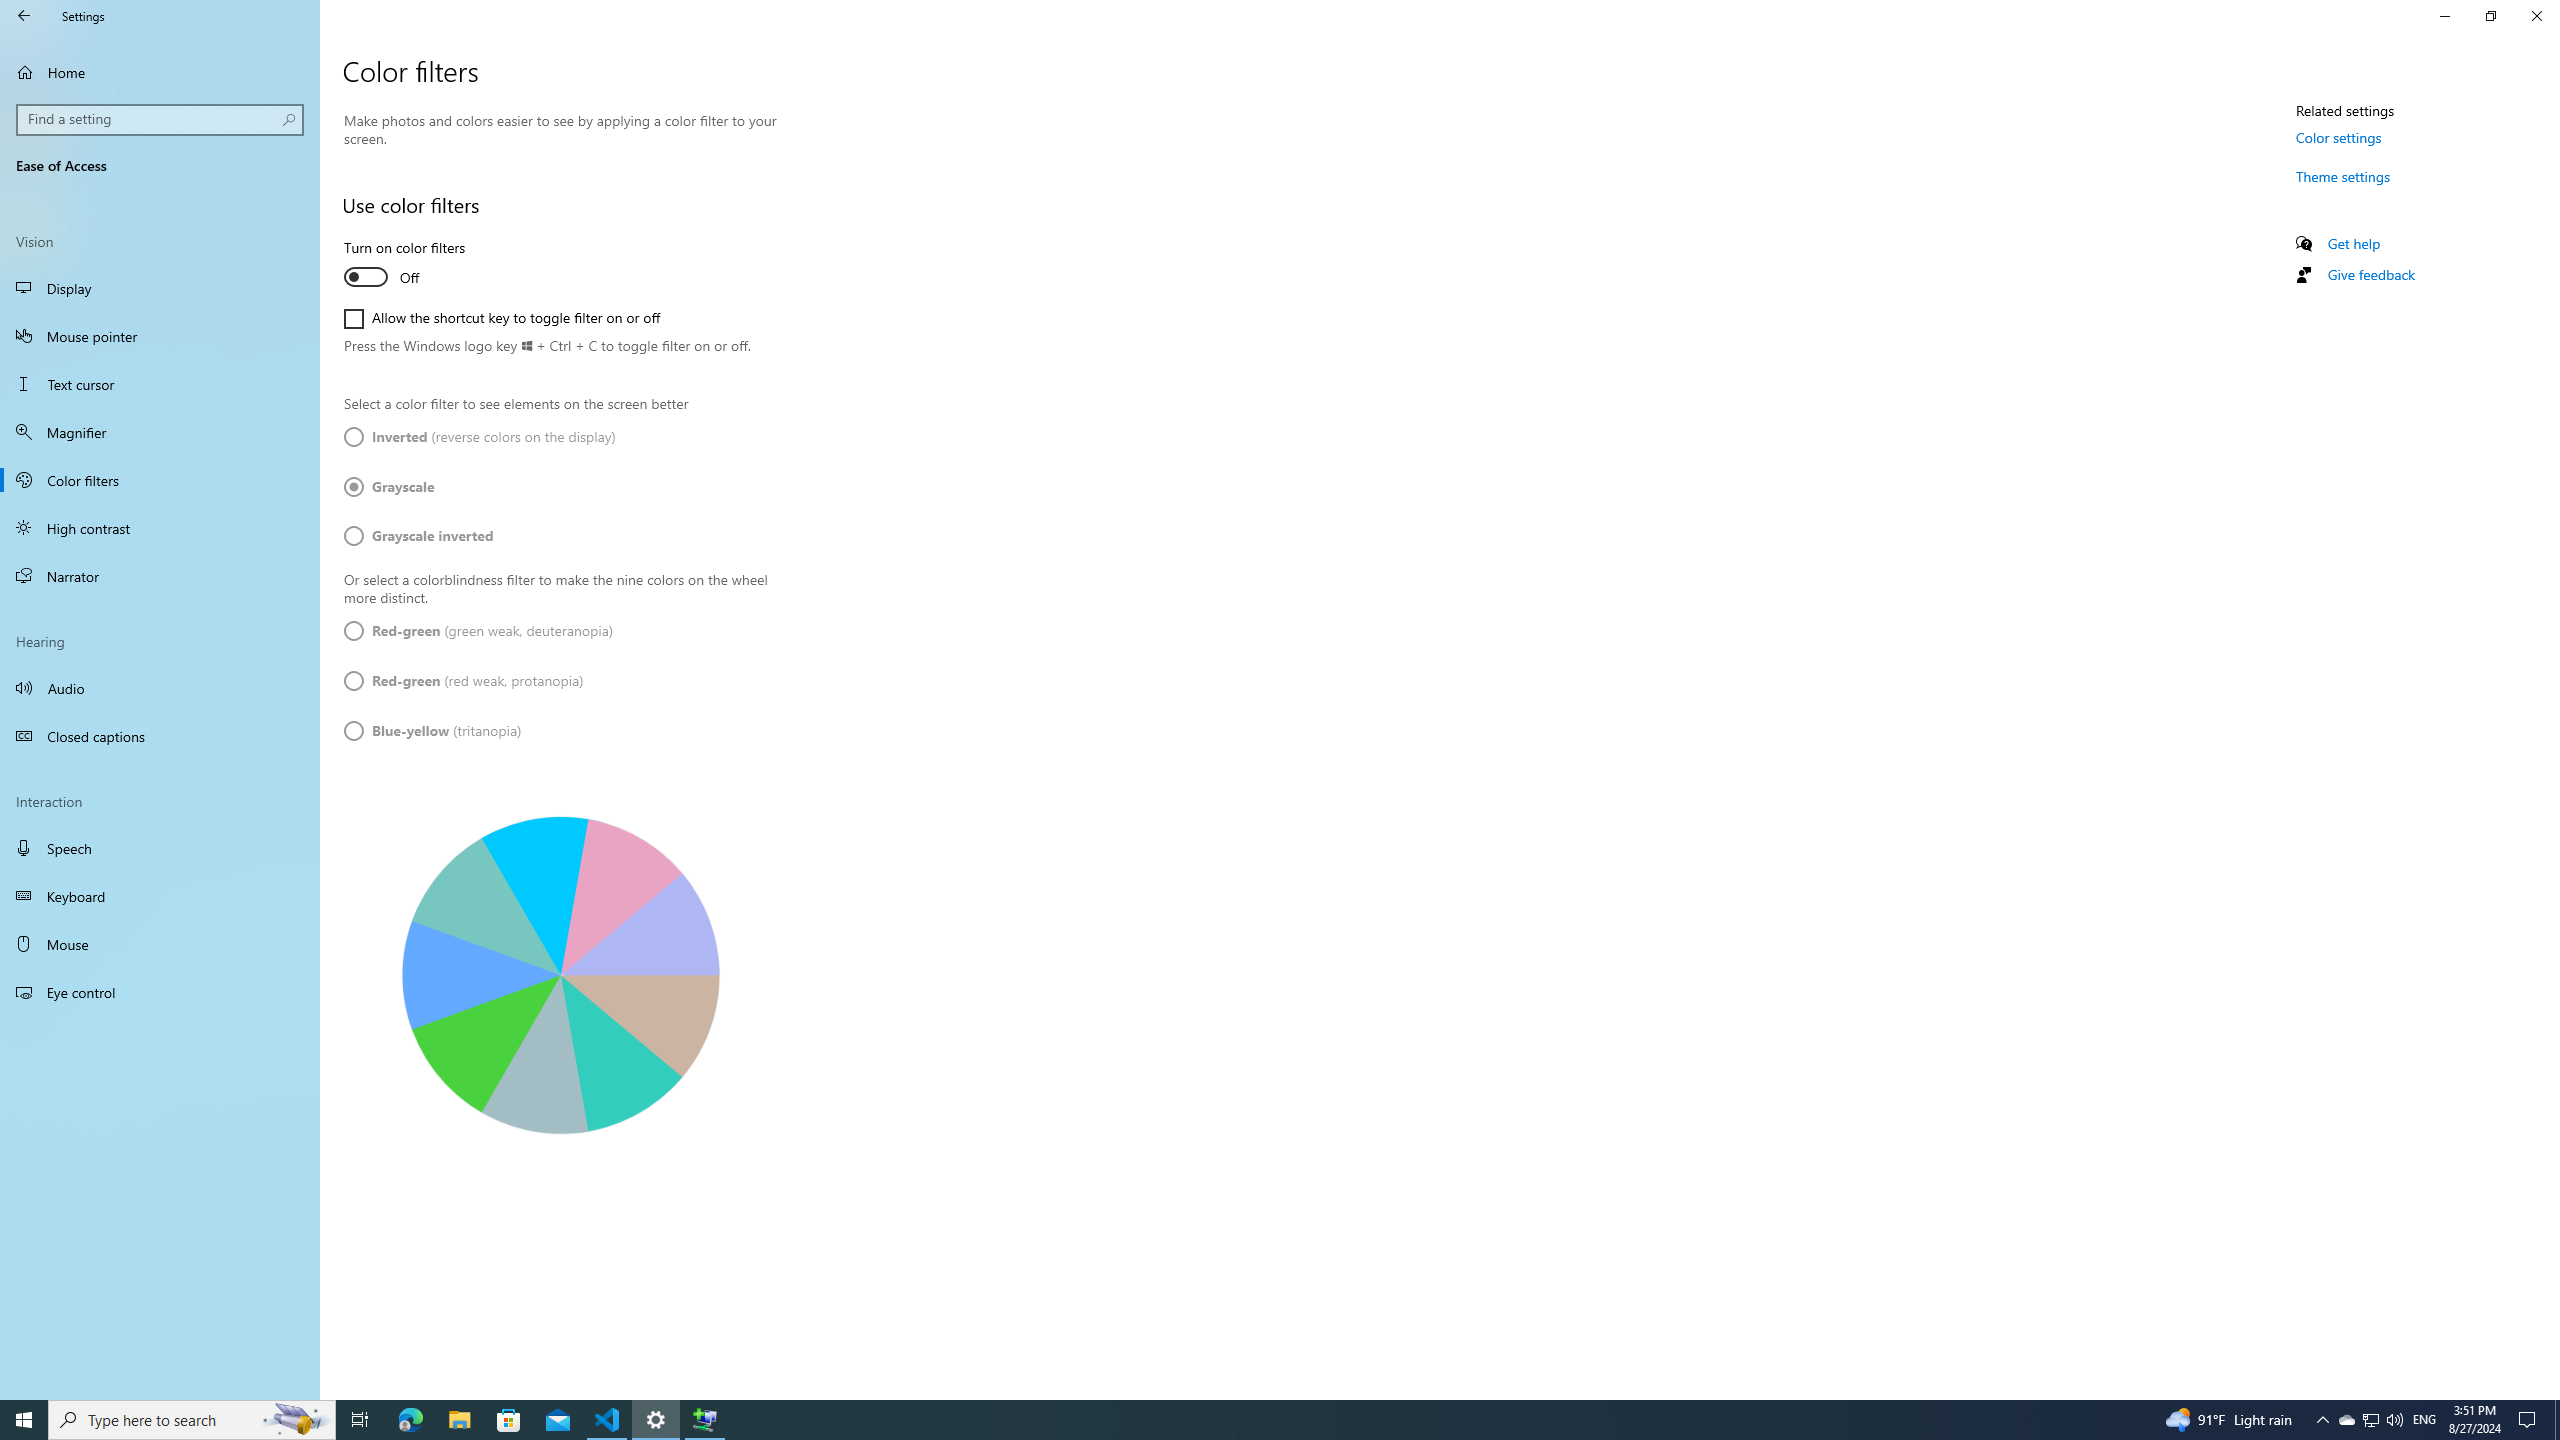 The height and width of the screenshot is (1440, 2560). Describe the element at coordinates (417, 535) in the screenshot. I see `'Grayscale inverted'` at that location.